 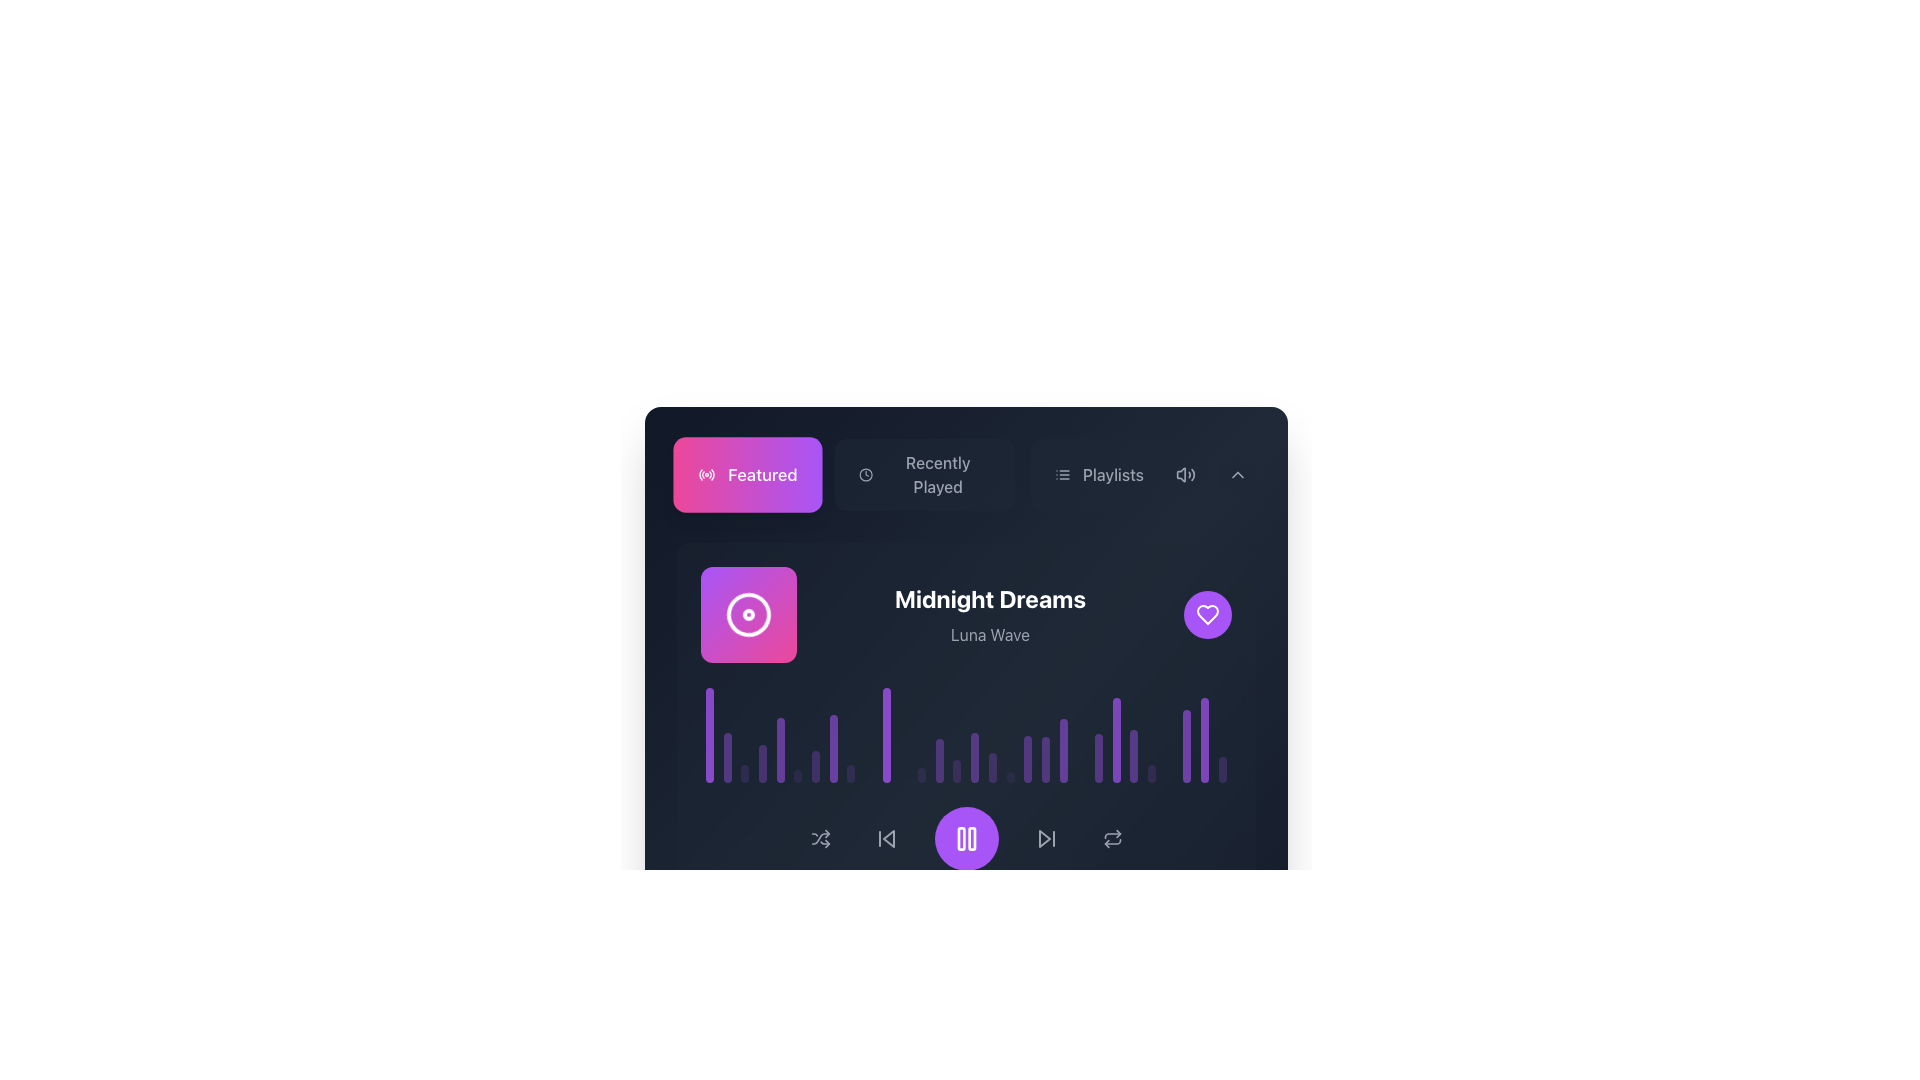 I want to click on the clock icon representing the 'Recently Played' section located within the top navigation section of the interface, so click(x=866, y=474).